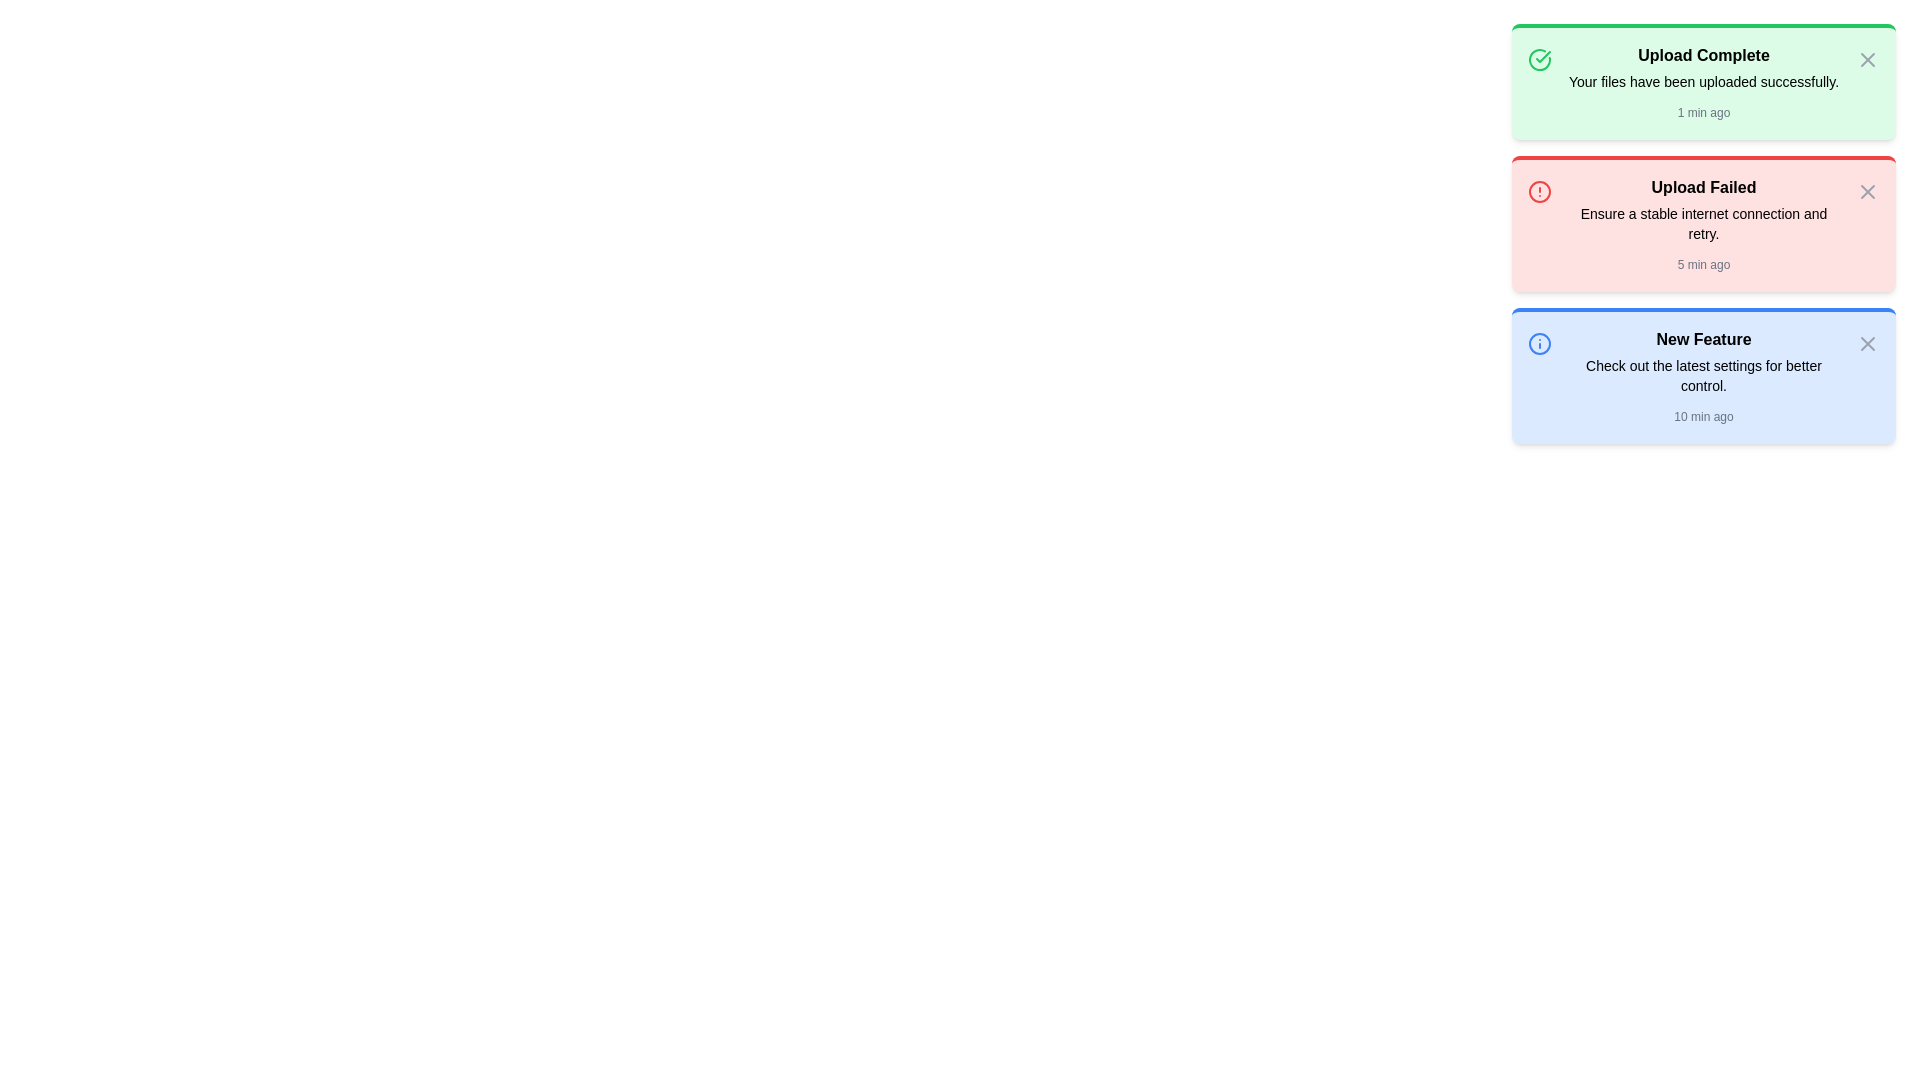 The height and width of the screenshot is (1080, 1920). I want to click on the Text Label indicating the successful completion of an upload operation, which is located in the upper part of the first notification box with a green background, so click(1703, 55).